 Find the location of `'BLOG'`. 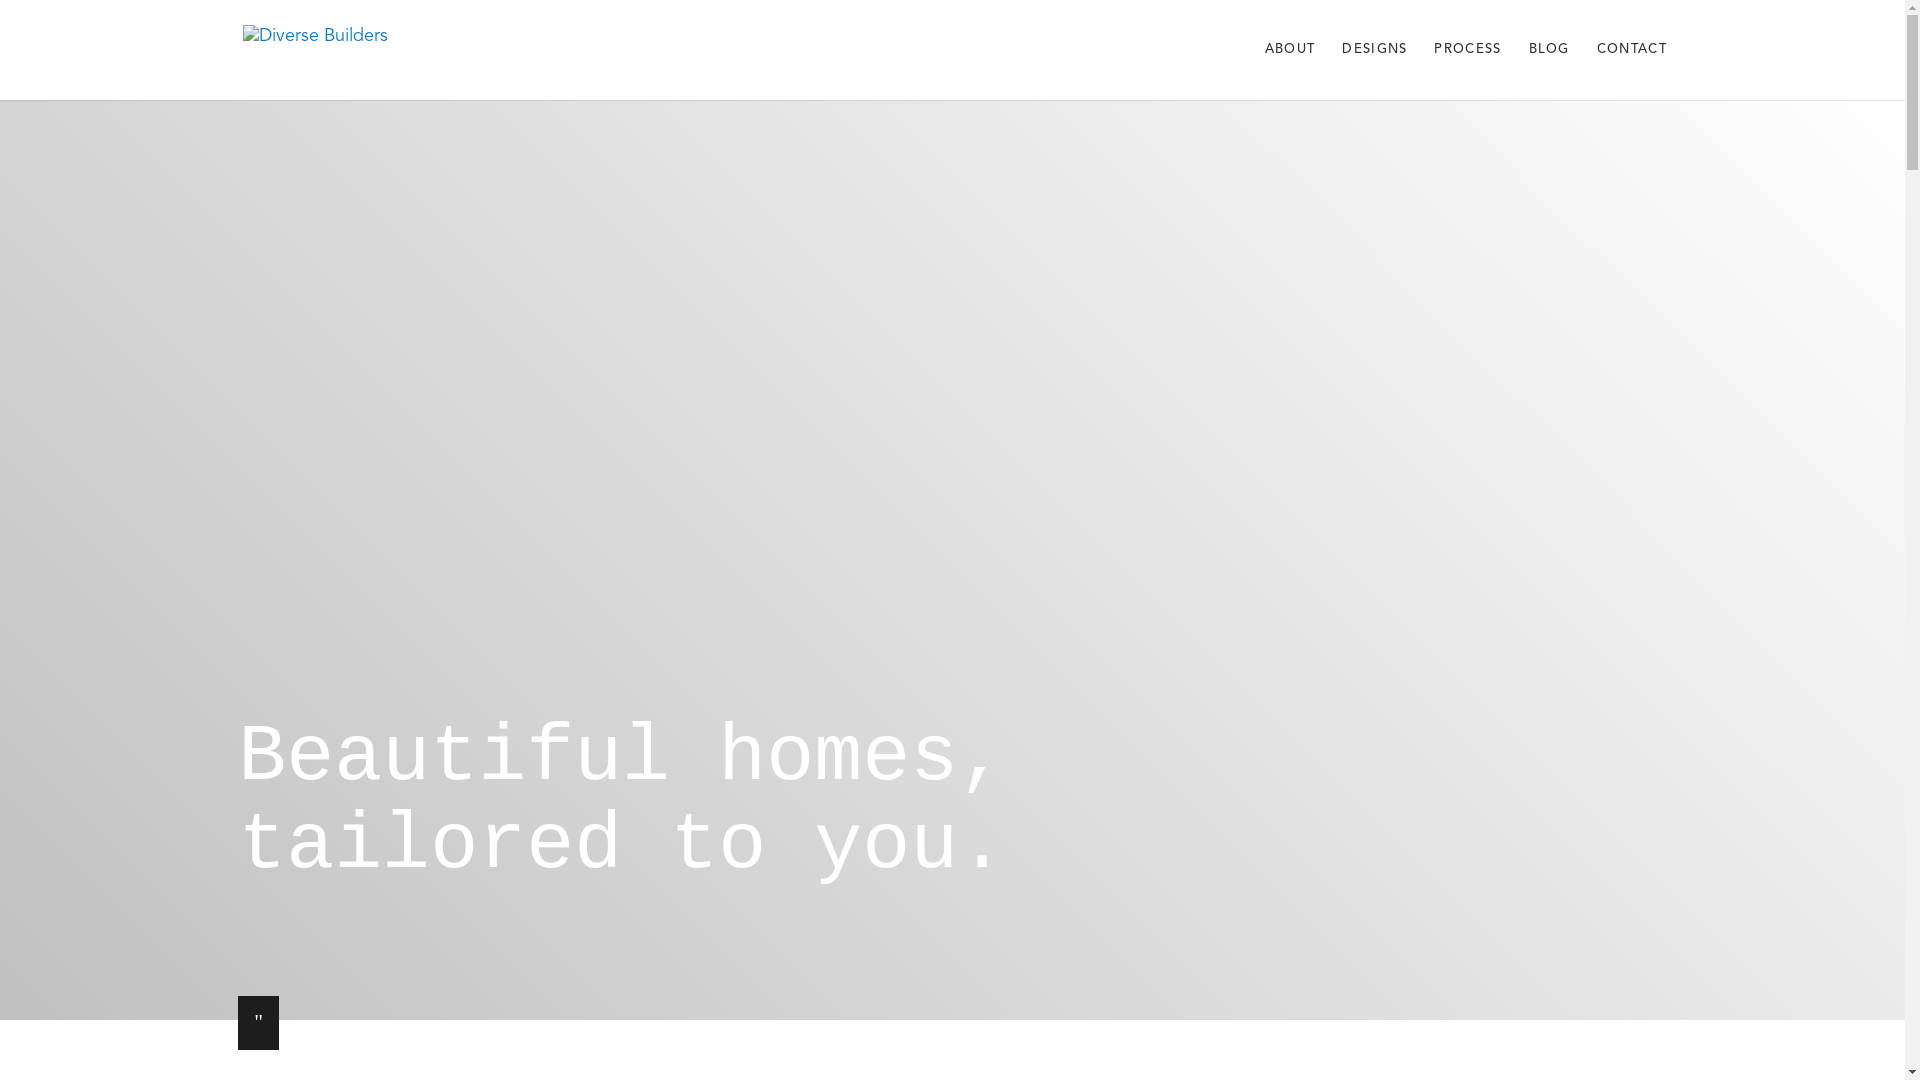

'BLOG' is located at coordinates (1548, 70).